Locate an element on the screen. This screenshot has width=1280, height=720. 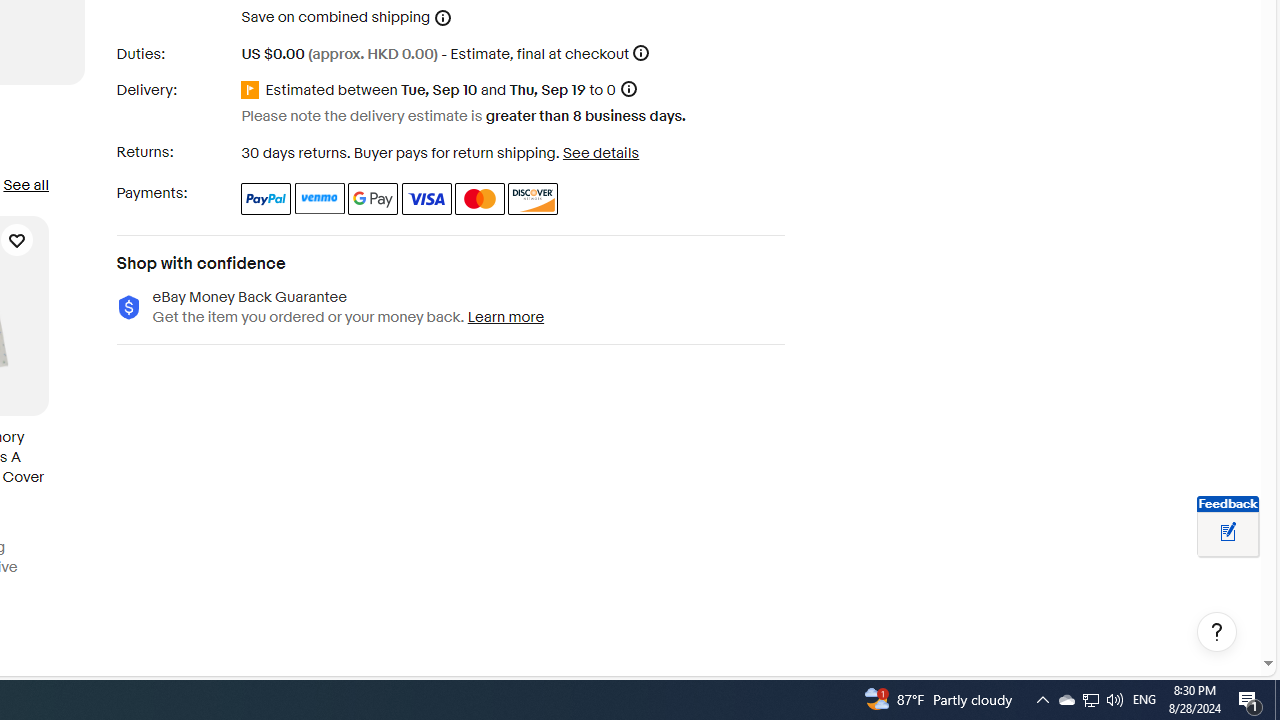
'Delivery alert flag' is located at coordinates (252, 90).